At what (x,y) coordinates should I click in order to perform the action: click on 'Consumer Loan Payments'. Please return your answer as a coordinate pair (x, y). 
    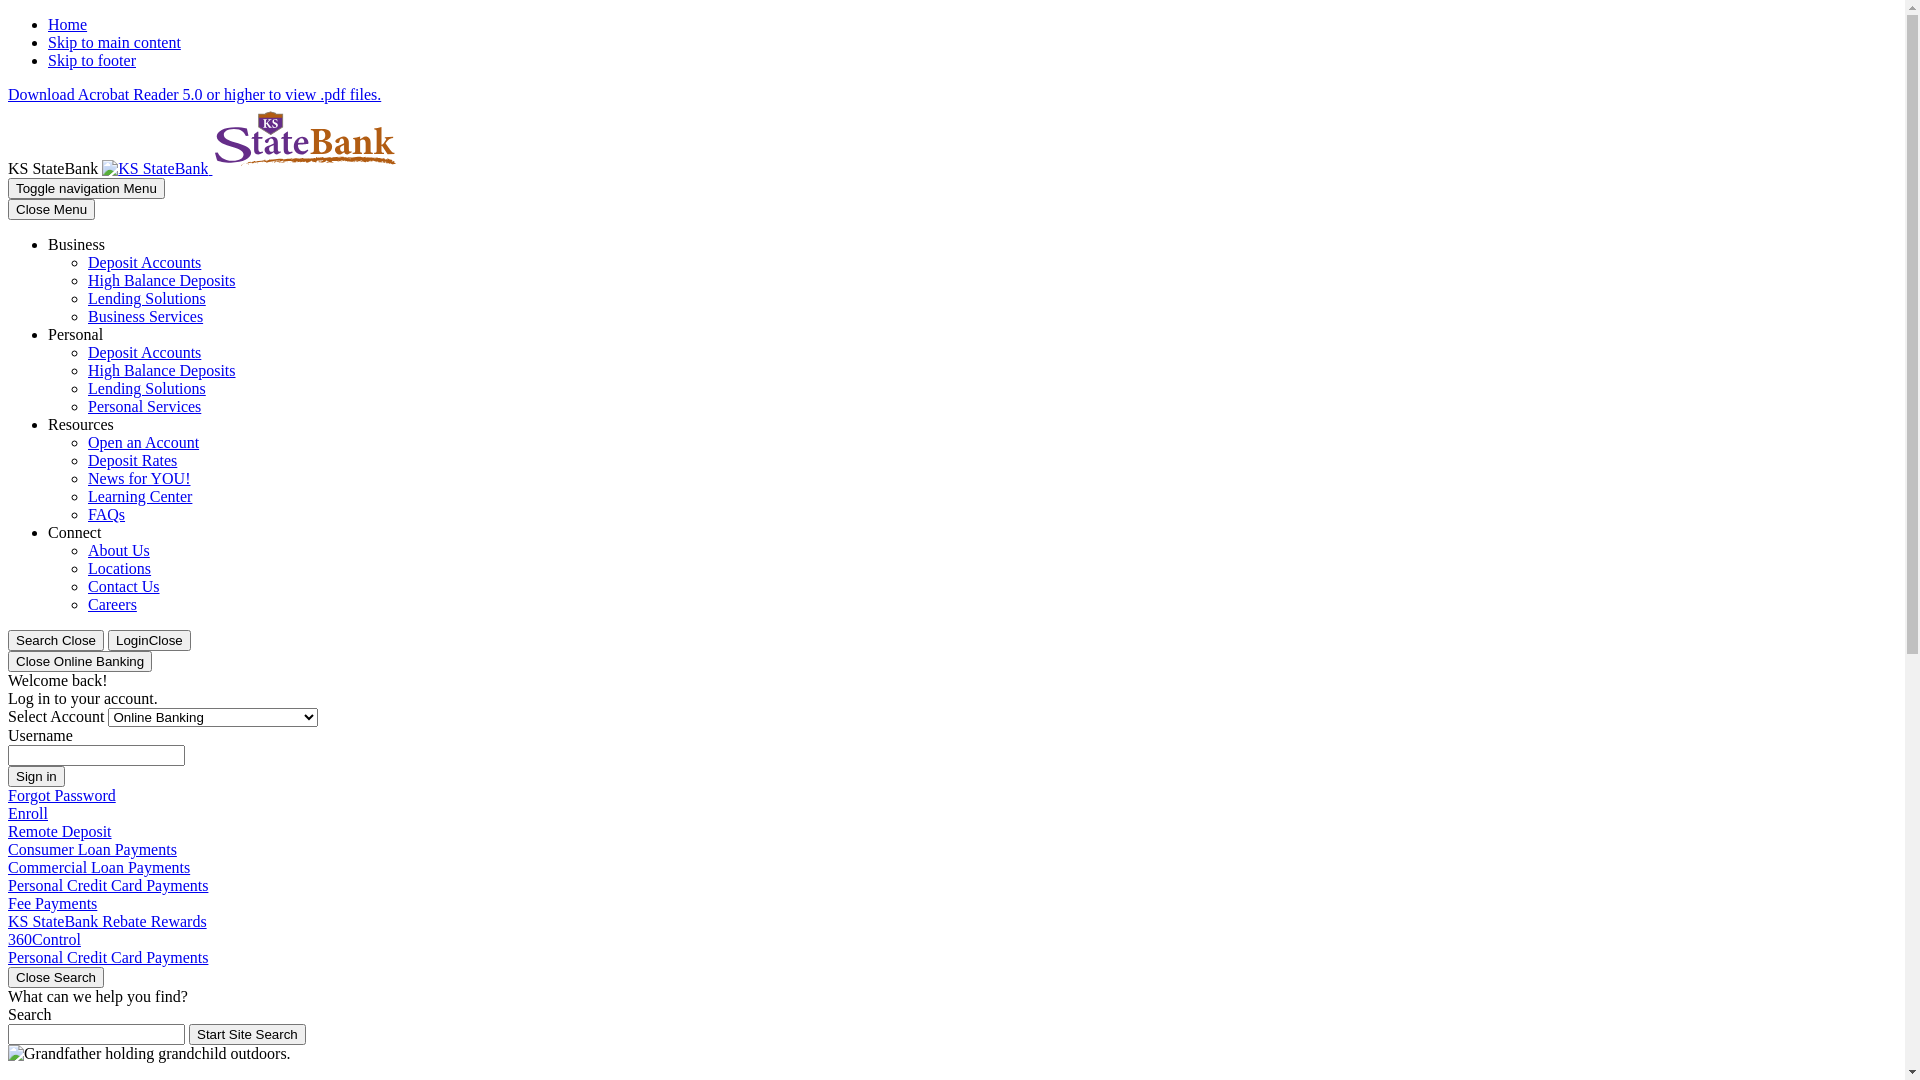
    Looking at the image, I should click on (91, 849).